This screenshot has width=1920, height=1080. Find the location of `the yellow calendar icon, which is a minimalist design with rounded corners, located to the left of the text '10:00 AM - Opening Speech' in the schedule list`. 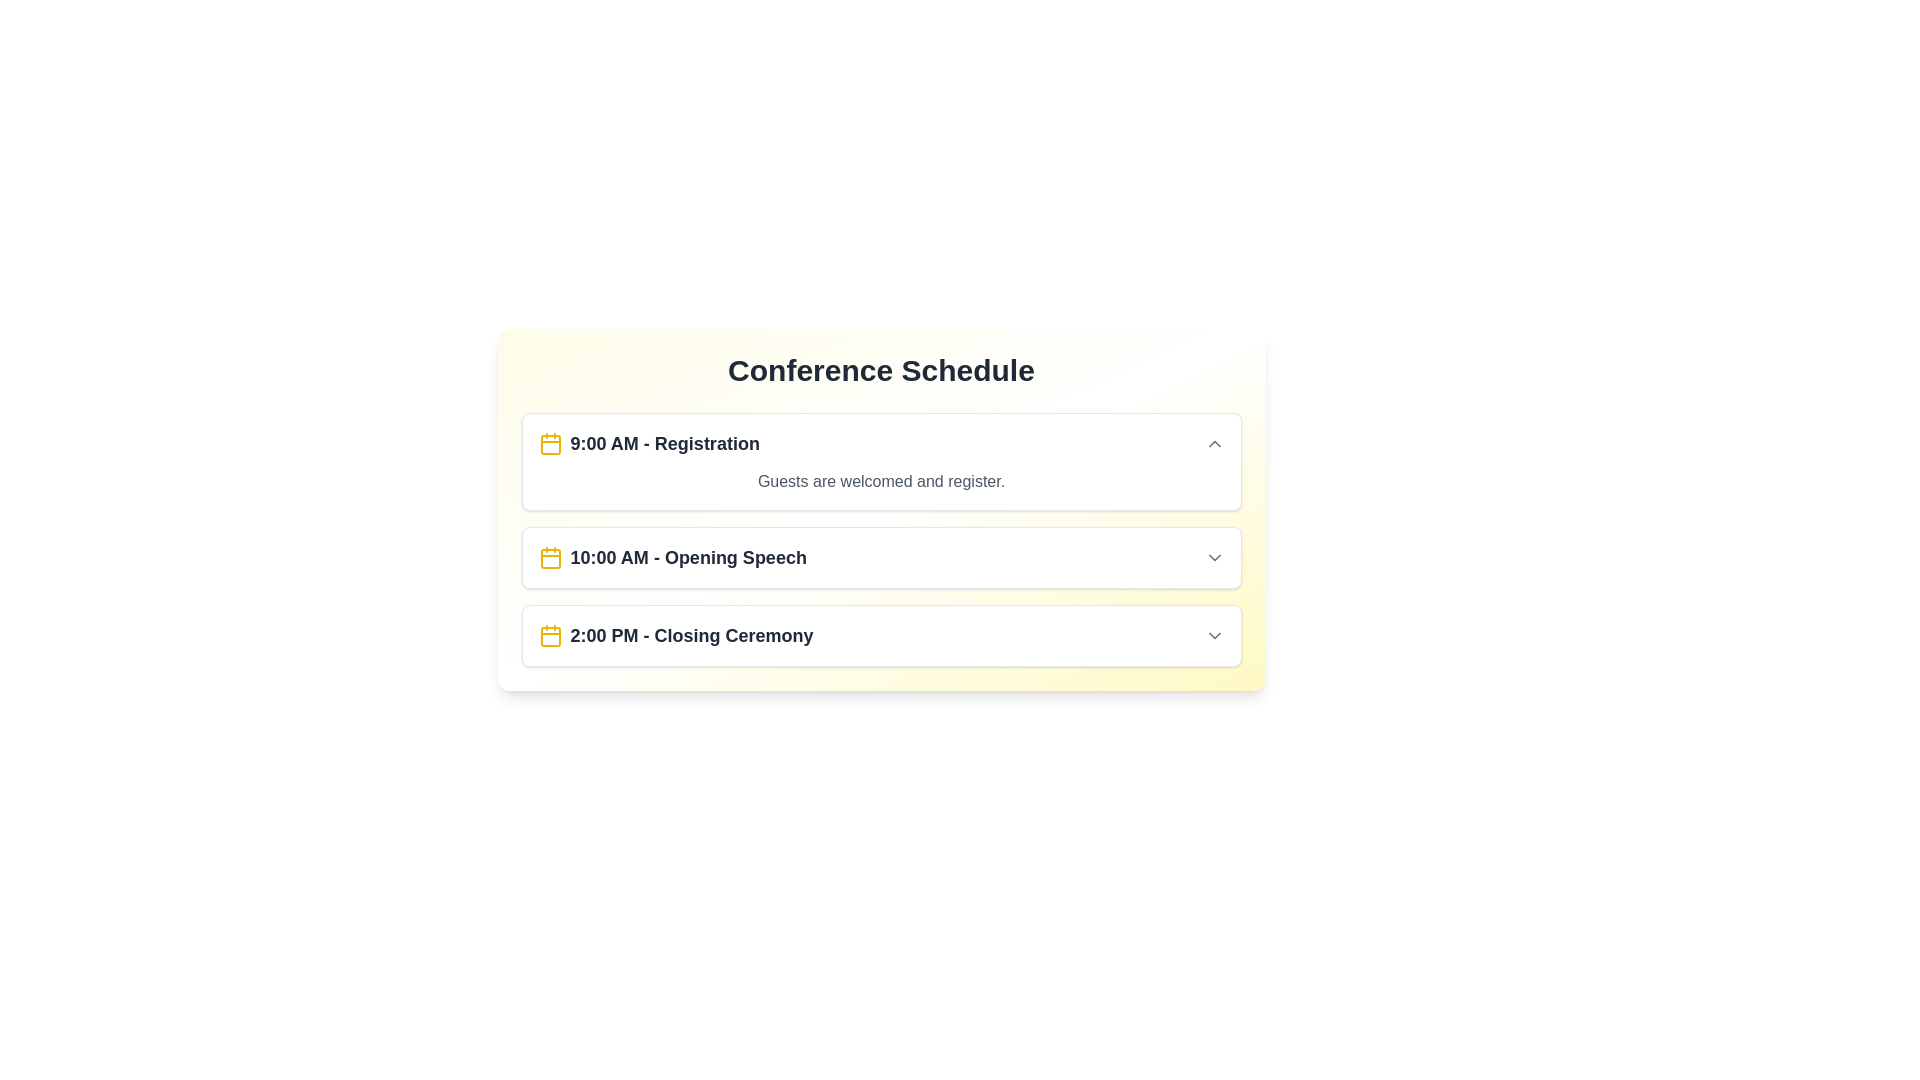

the yellow calendar icon, which is a minimalist design with rounded corners, located to the left of the text '10:00 AM - Opening Speech' in the schedule list is located at coordinates (550, 558).